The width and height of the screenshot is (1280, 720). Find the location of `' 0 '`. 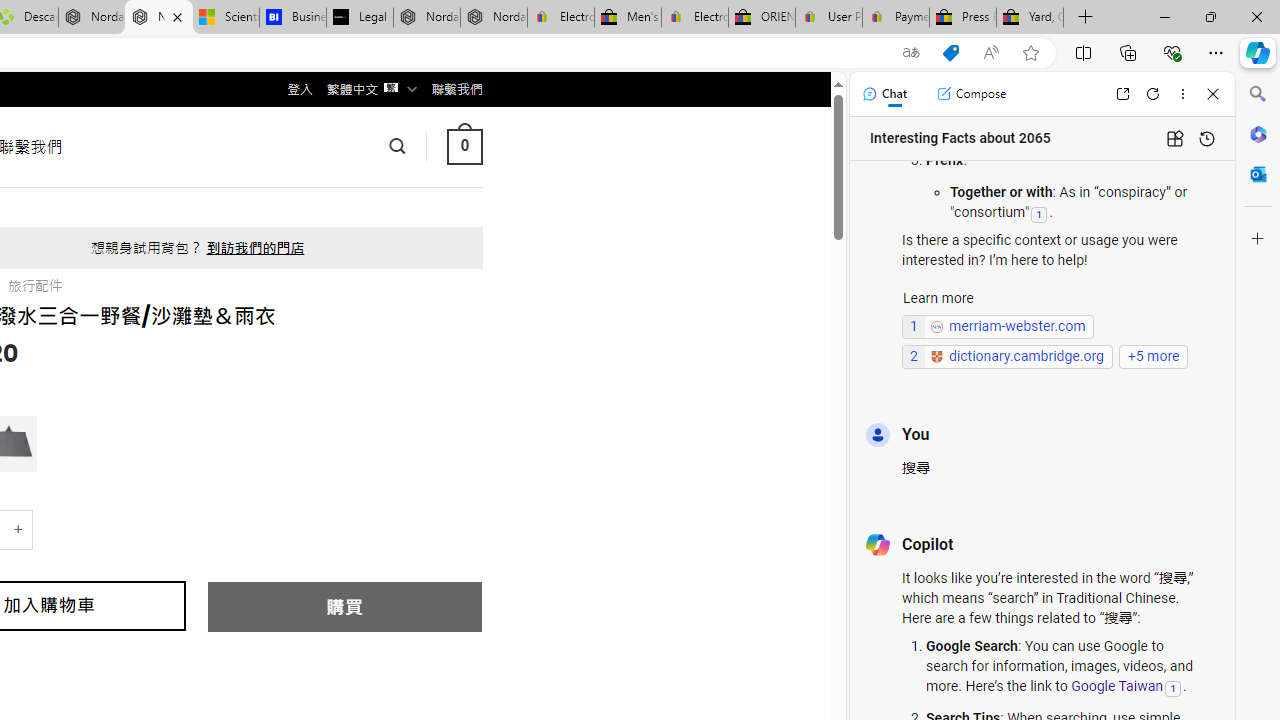

' 0 ' is located at coordinates (463, 145).